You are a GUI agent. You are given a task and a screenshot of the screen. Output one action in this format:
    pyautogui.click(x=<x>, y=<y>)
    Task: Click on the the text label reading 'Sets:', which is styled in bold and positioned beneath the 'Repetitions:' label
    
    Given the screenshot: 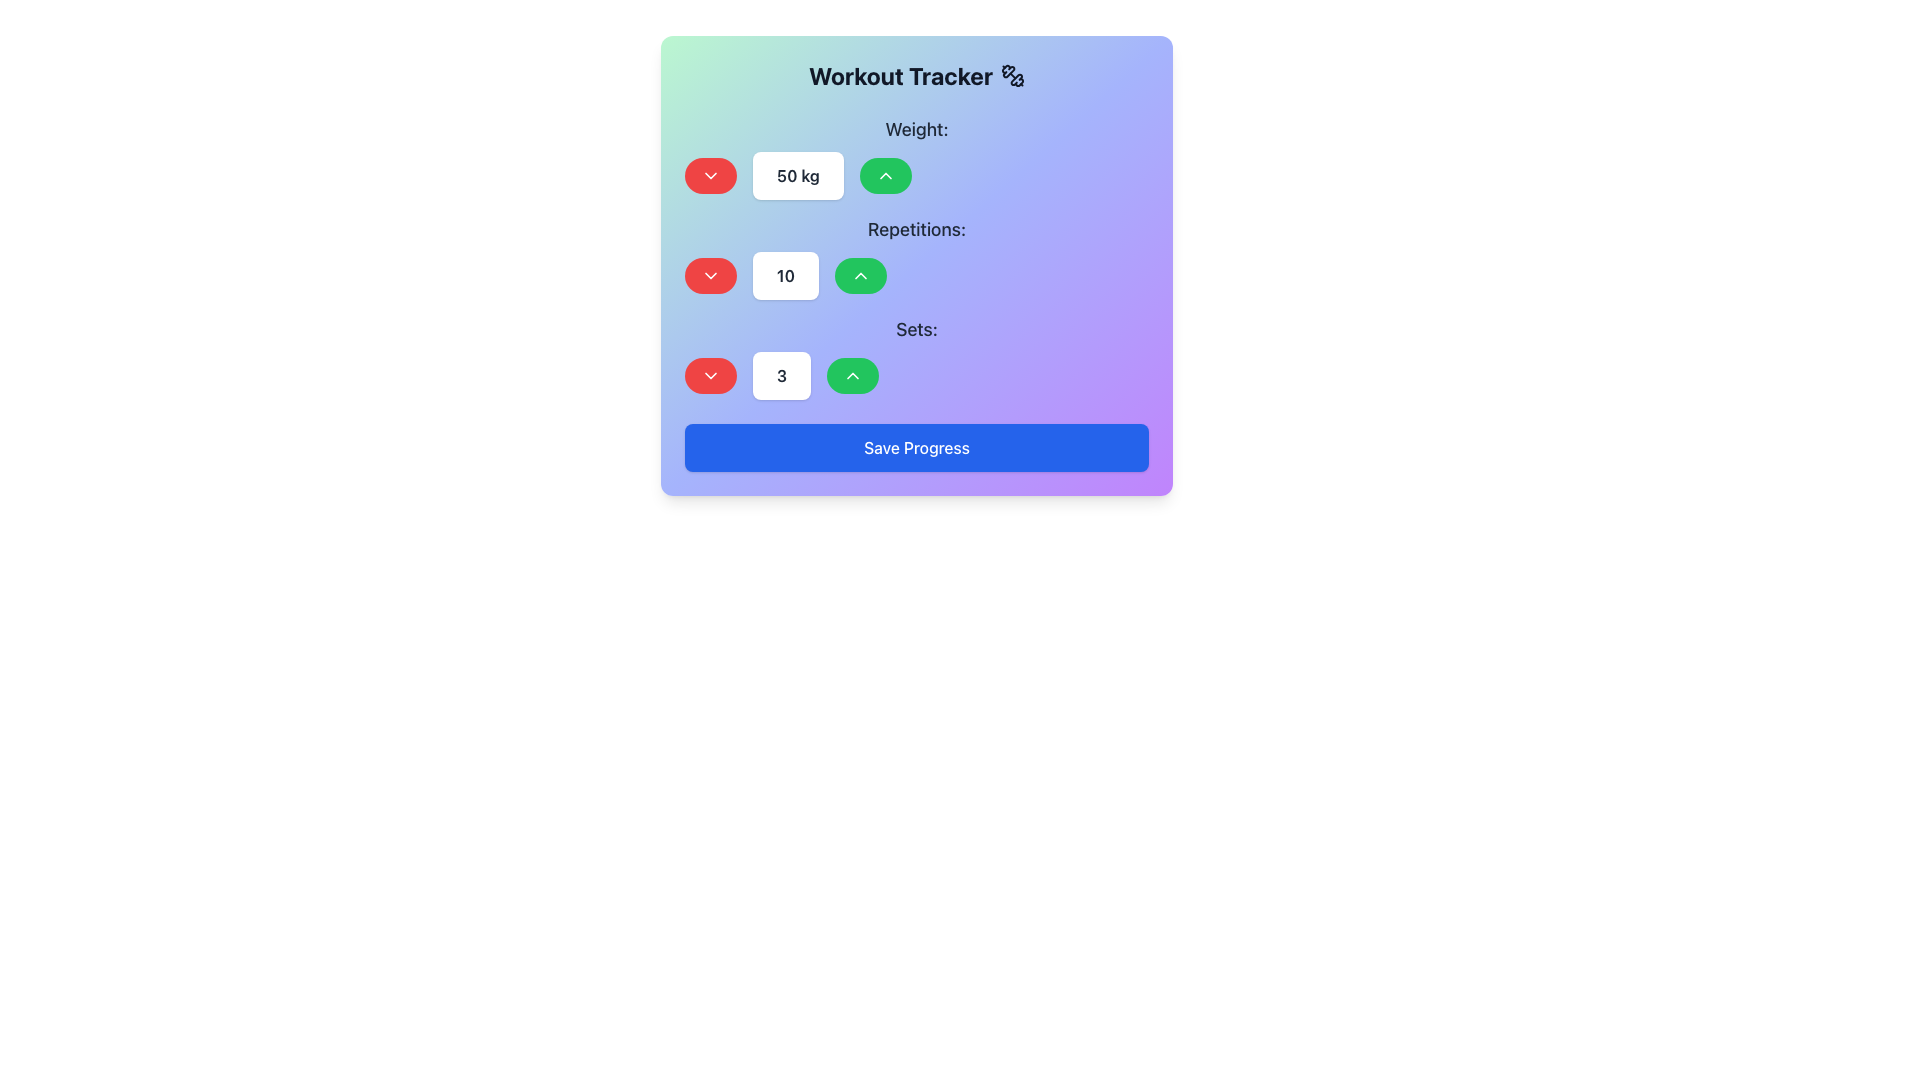 What is the action you would take?
    pyautogui.click(x=915, y=329)
    